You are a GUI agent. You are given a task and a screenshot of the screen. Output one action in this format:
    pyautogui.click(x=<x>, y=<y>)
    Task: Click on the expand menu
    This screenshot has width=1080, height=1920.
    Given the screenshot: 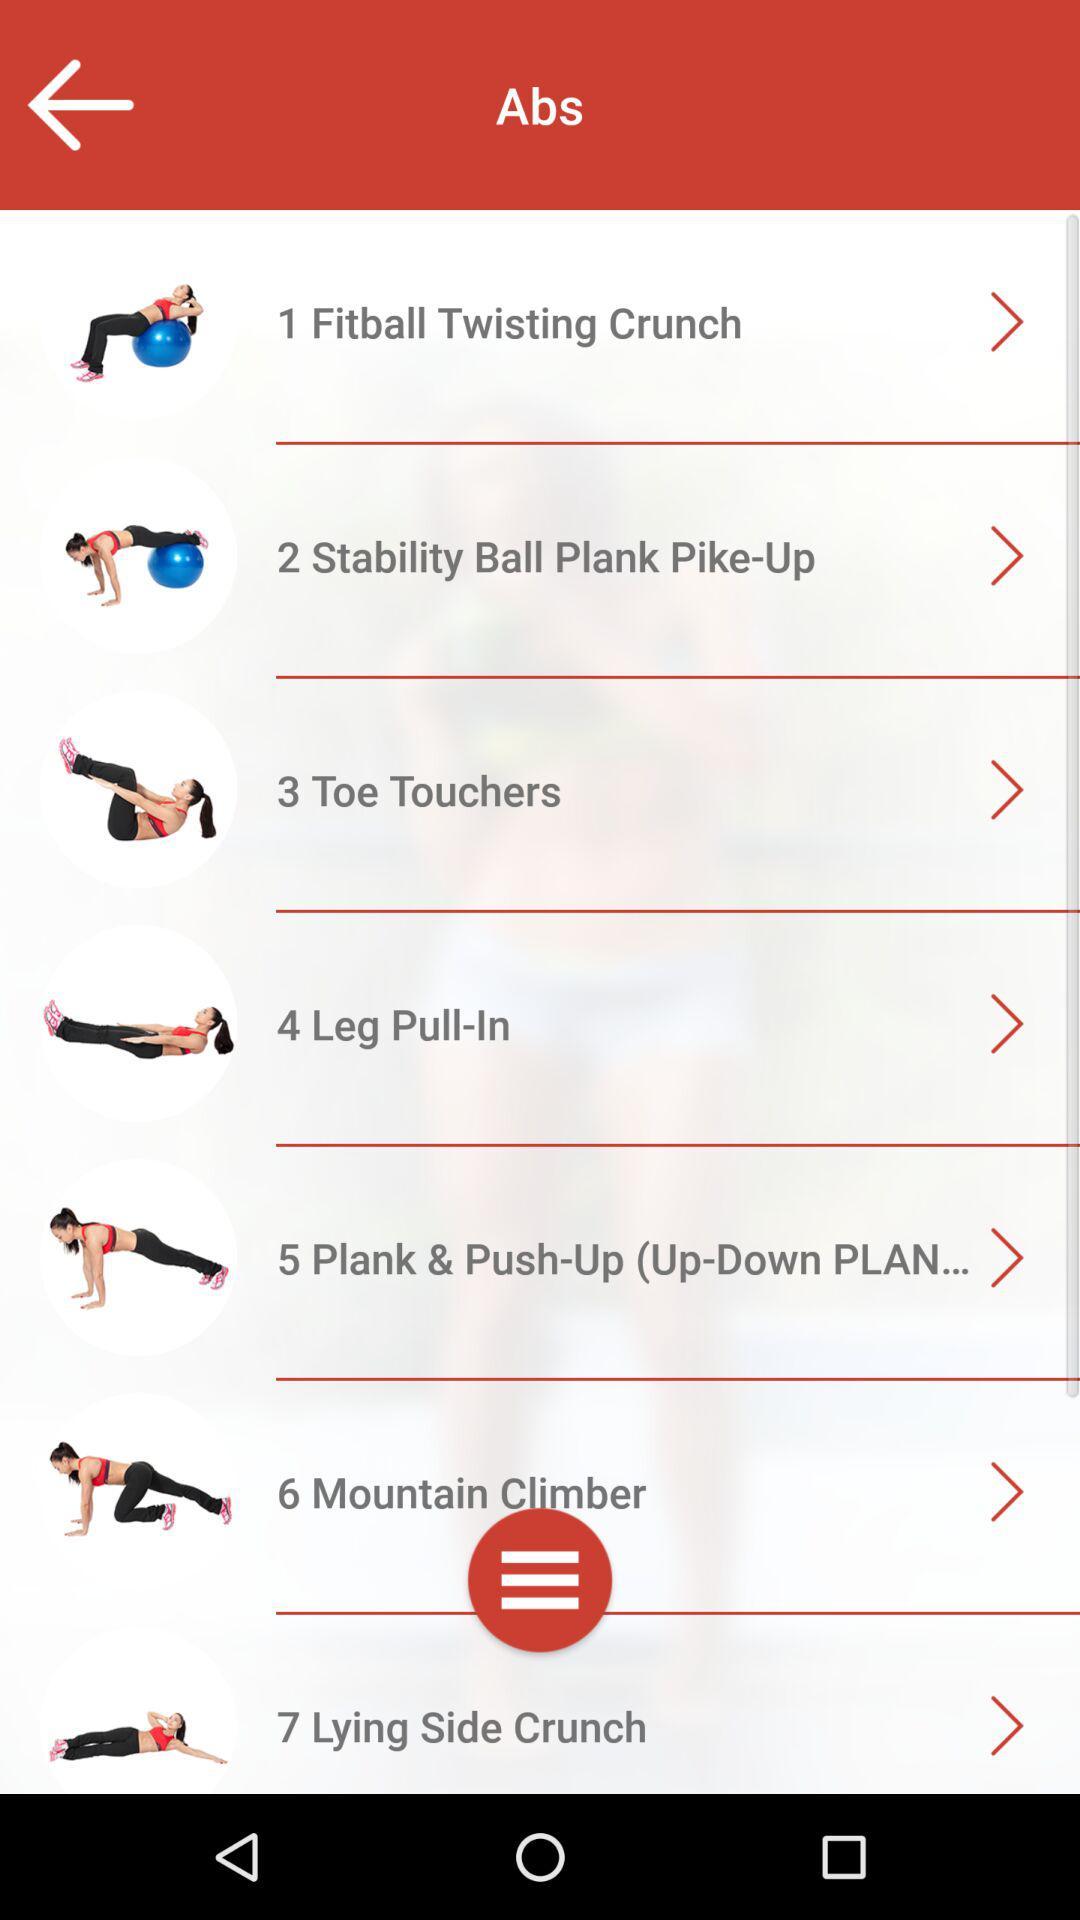 What is the action you would take?
    pyautogui.click(x=540, y=1583)
    